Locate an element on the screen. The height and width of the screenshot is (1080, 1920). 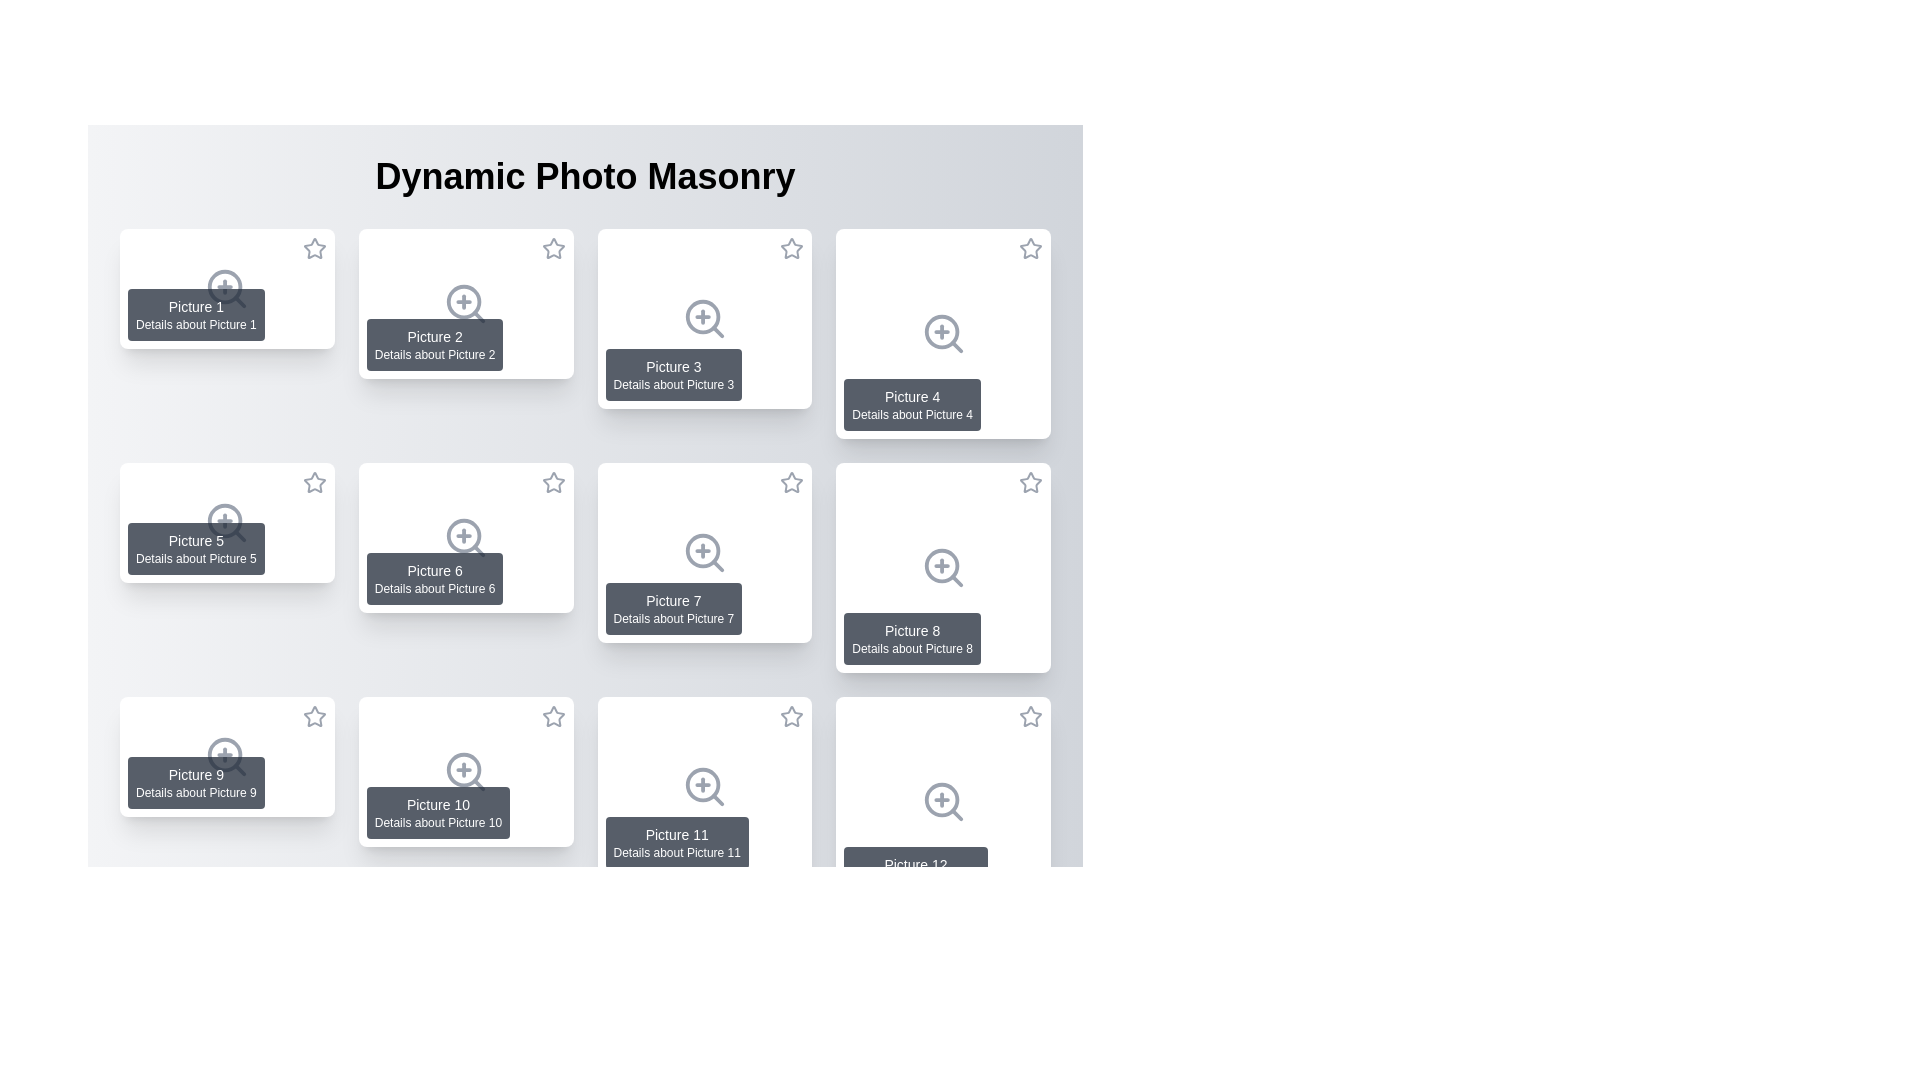
the star-shaped favorite button located at the top-right corner of the 'Picture 7' card in the 'Dynamic Photo Masonry' layout to mark it as a favorite is located at coordinates (791, 482).